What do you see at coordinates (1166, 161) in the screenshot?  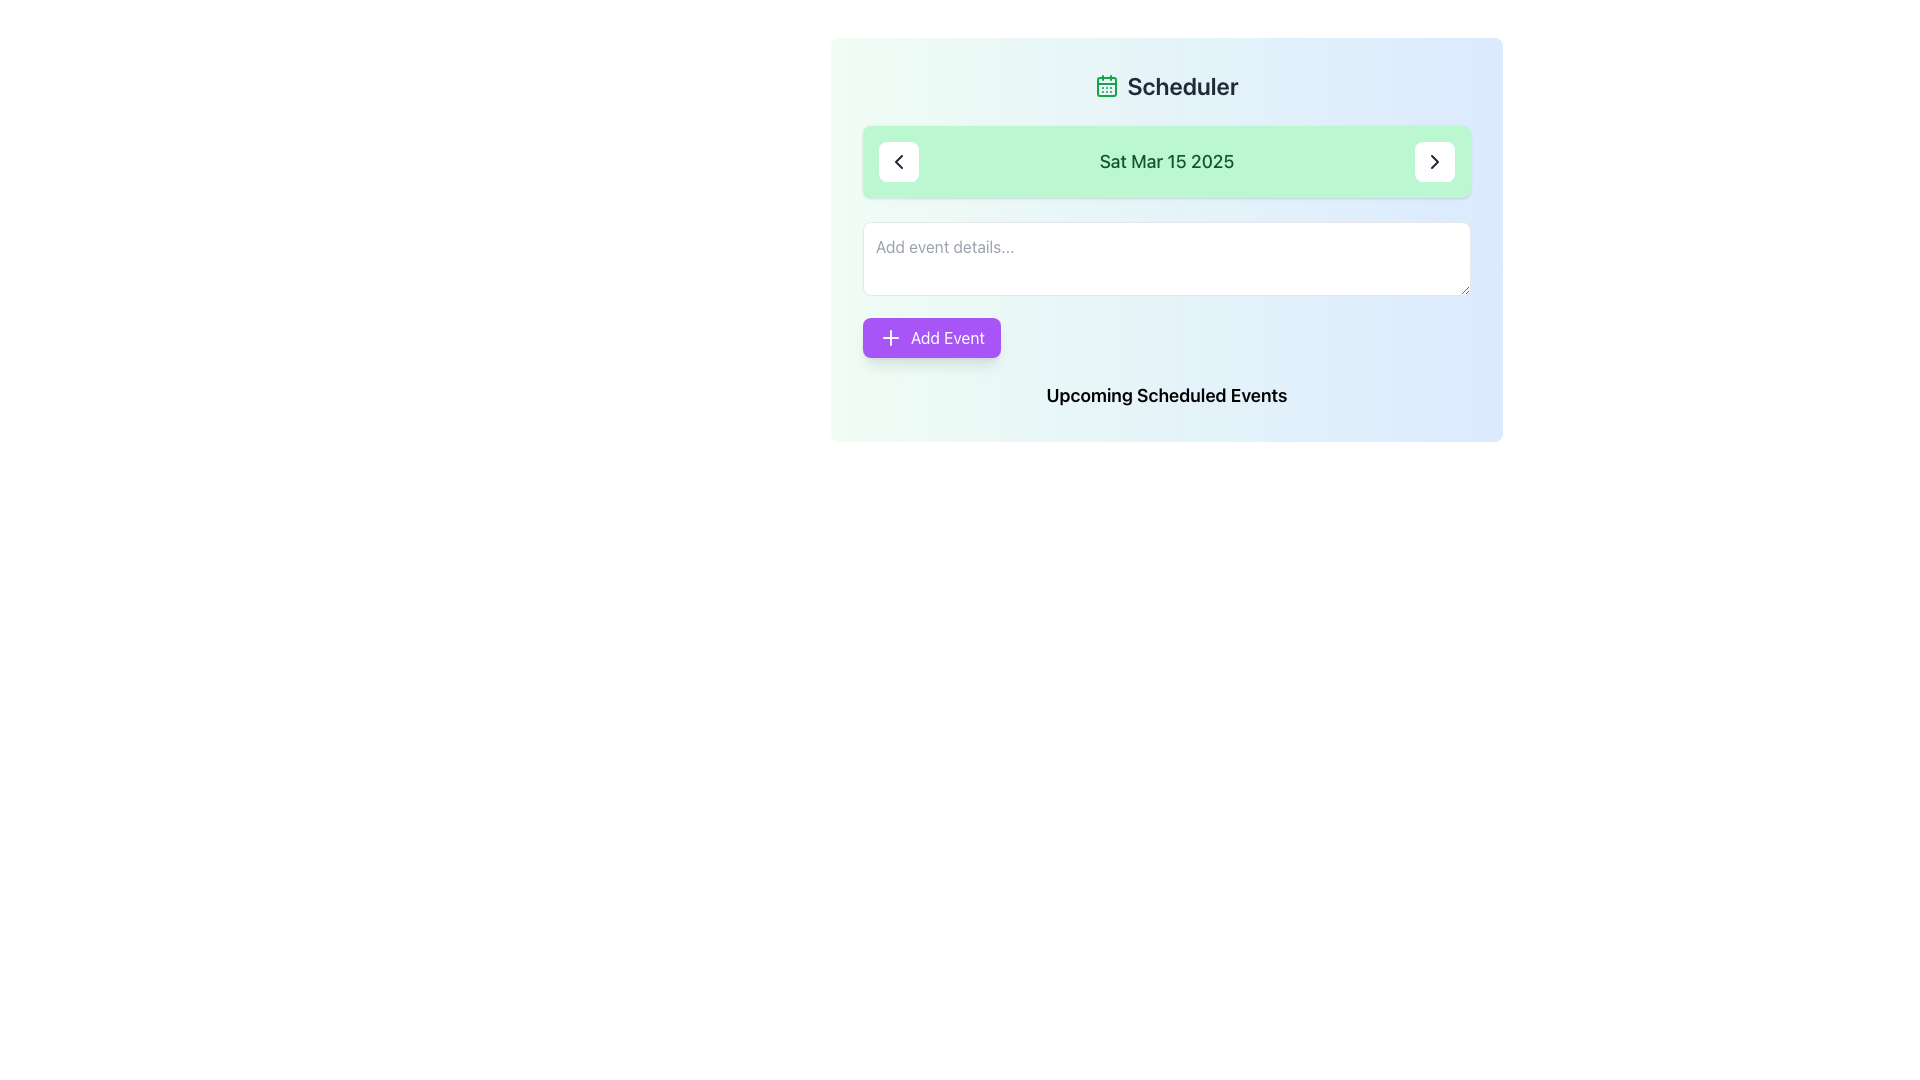 I see `the Static Text Display element that shows the date March 15, 2025, which is located in the horizontal center of the green rectangular strip in the scheduler interface` at bounding box center [1166, 161].